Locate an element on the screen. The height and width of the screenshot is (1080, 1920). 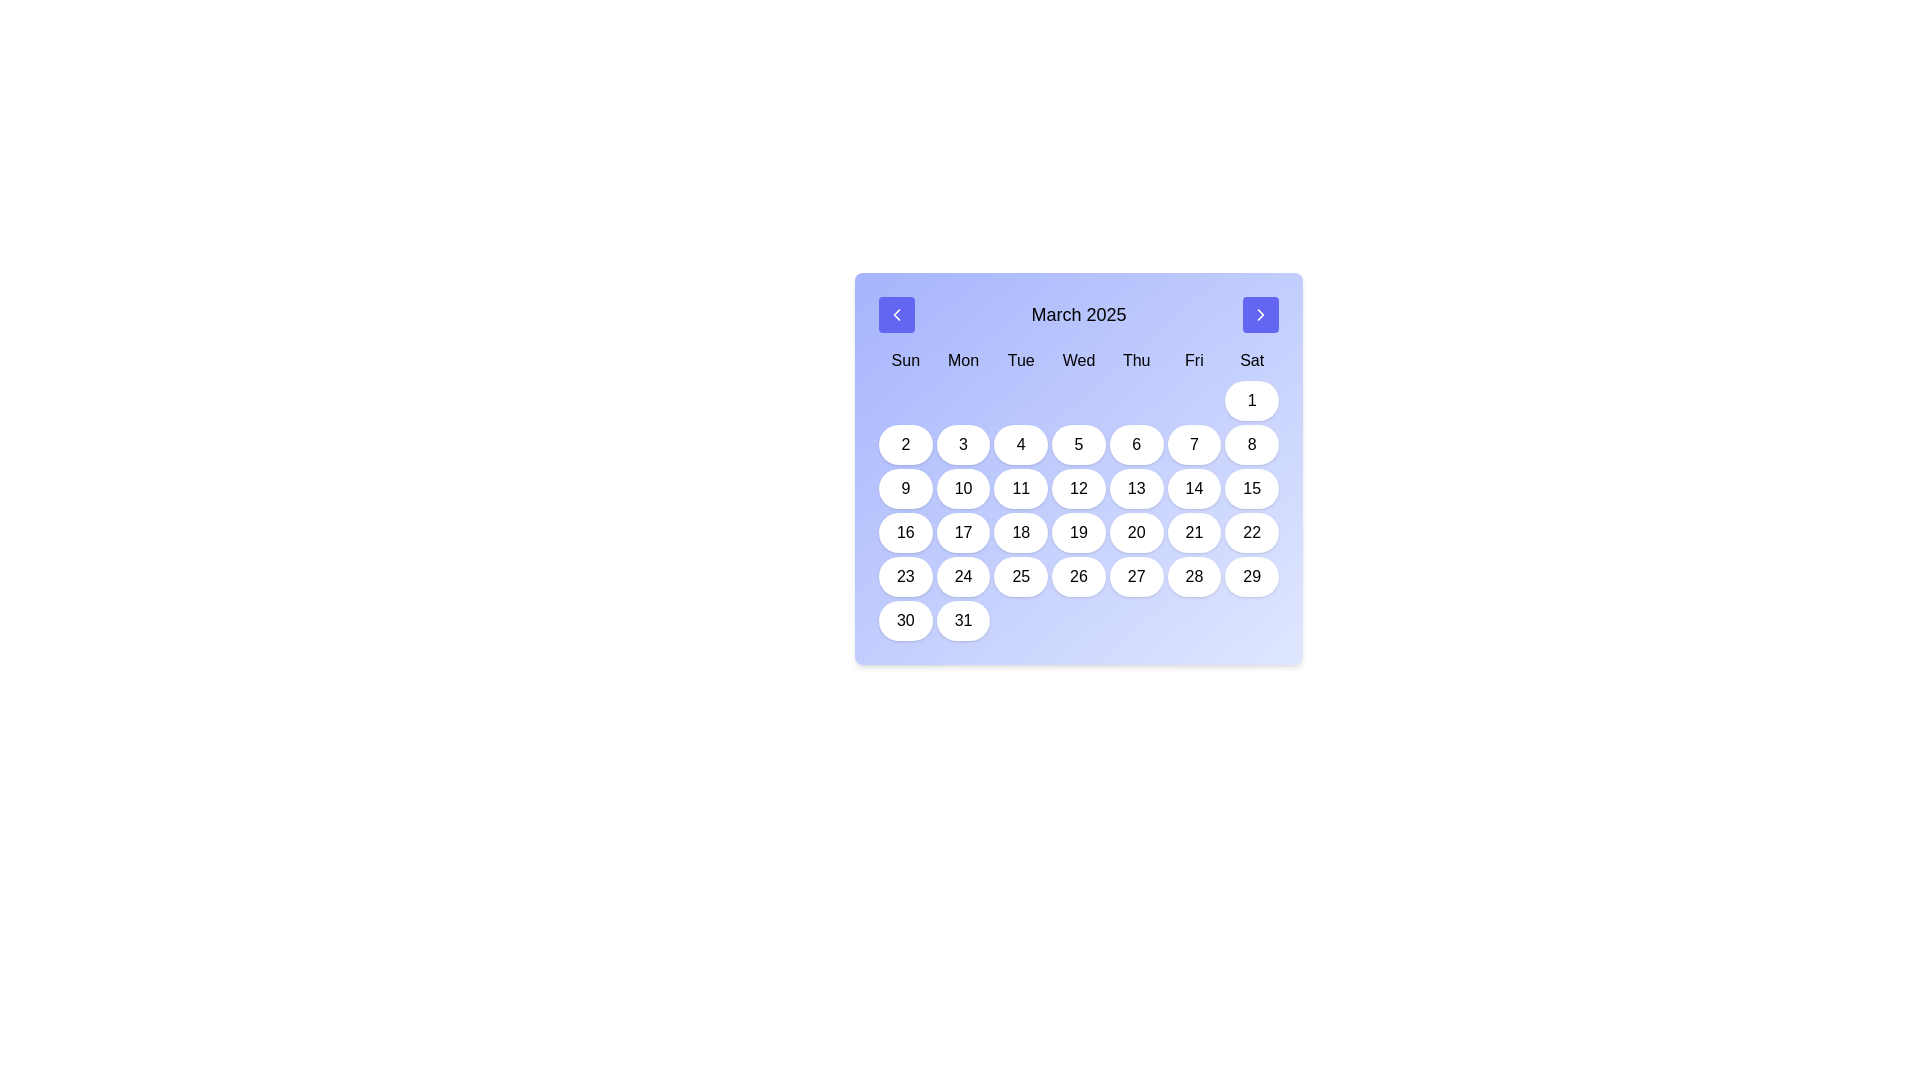
the circular button labeled '7' with a white background and rounded borders to trigger the color change effect to indigo is located at coordinates (1194, 443).